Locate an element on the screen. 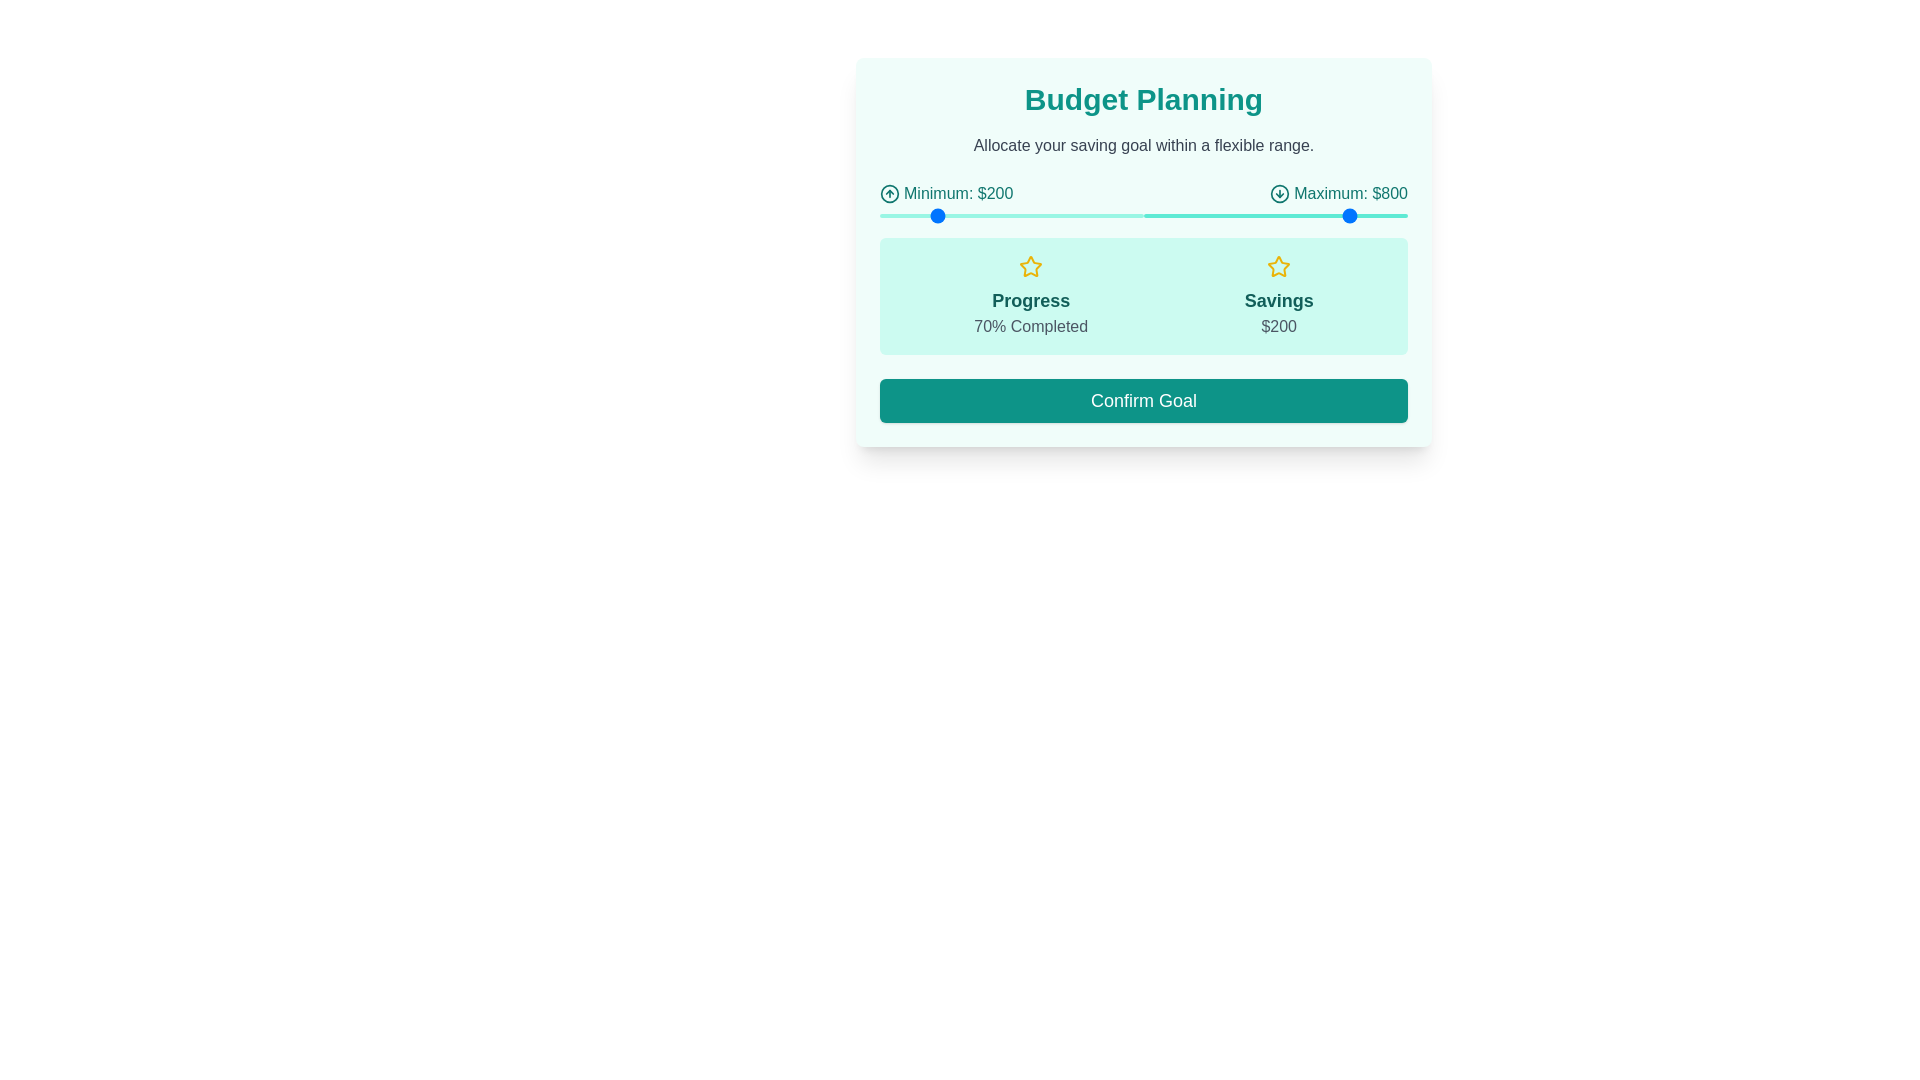  the slider value is located at coordinates (964, 216).